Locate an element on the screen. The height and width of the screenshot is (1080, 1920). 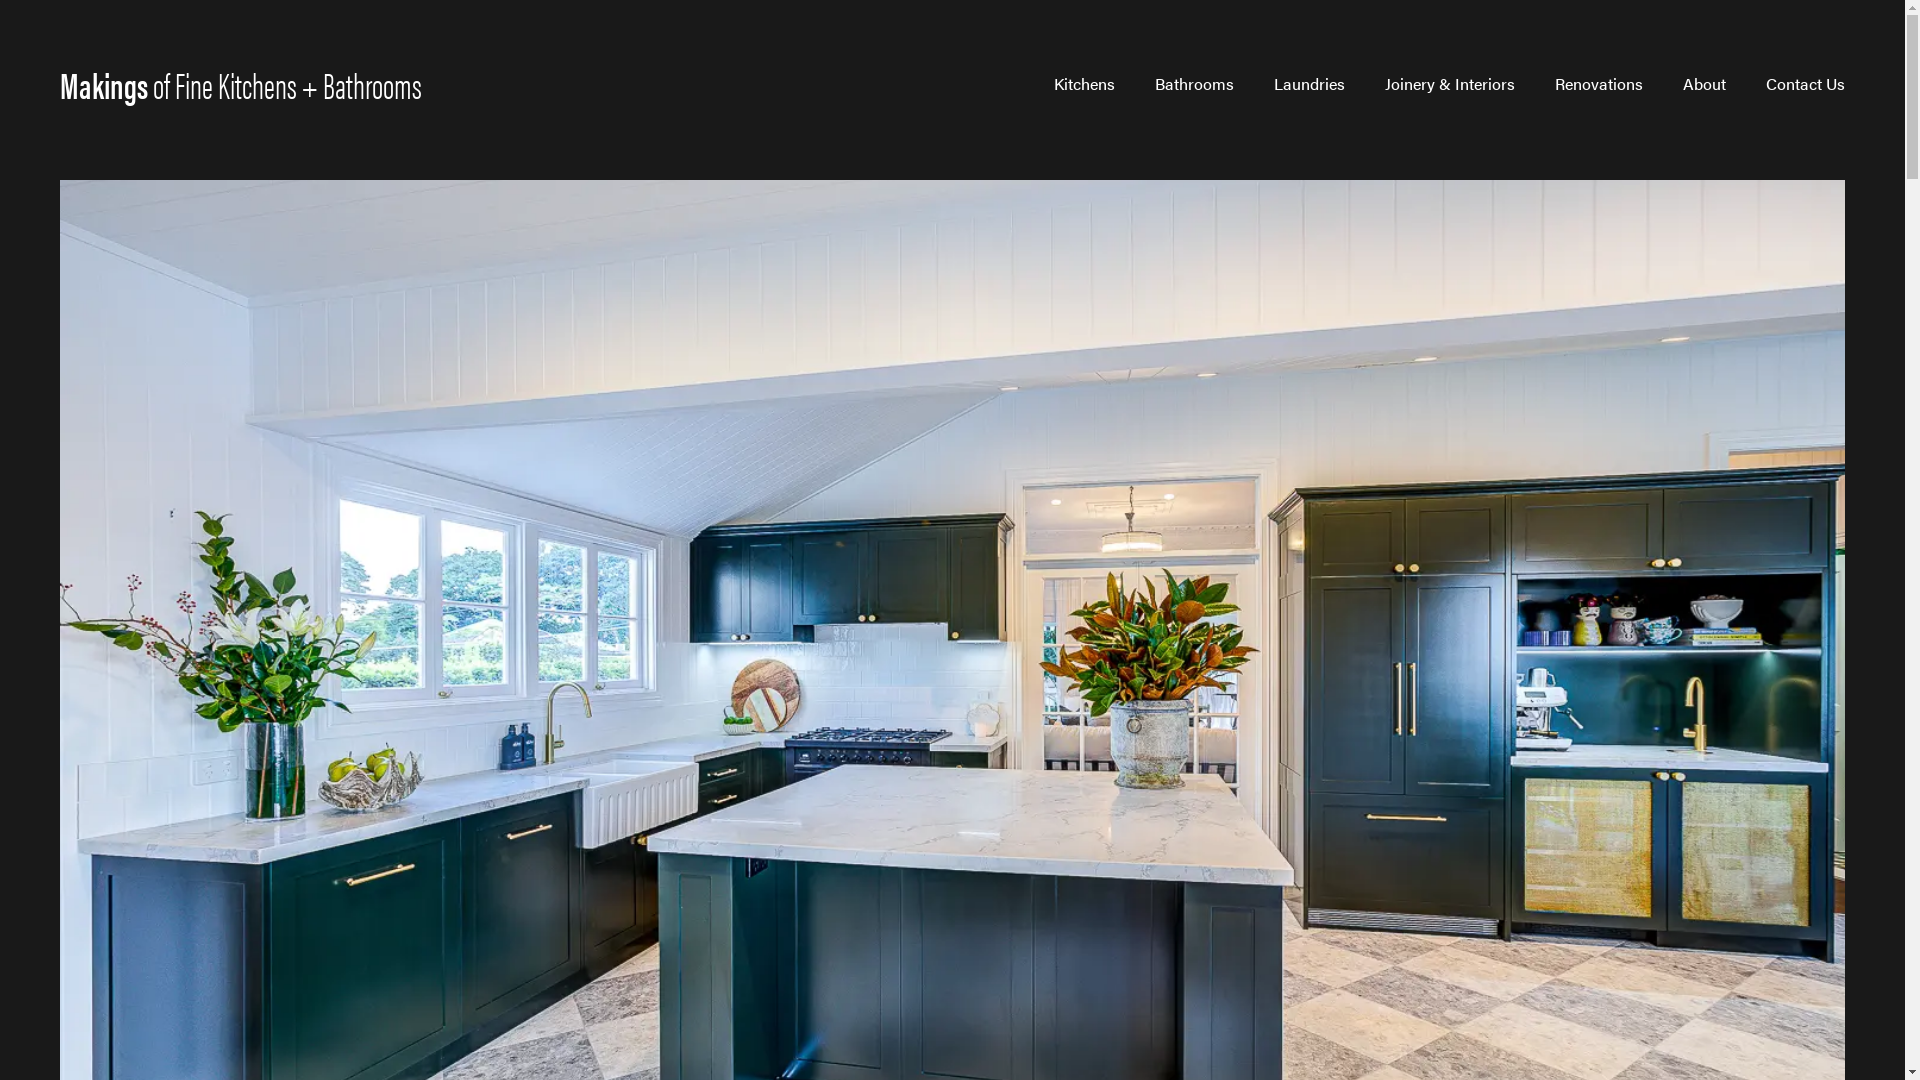
'Bathrooms' is located at coordinates (1194, 83).